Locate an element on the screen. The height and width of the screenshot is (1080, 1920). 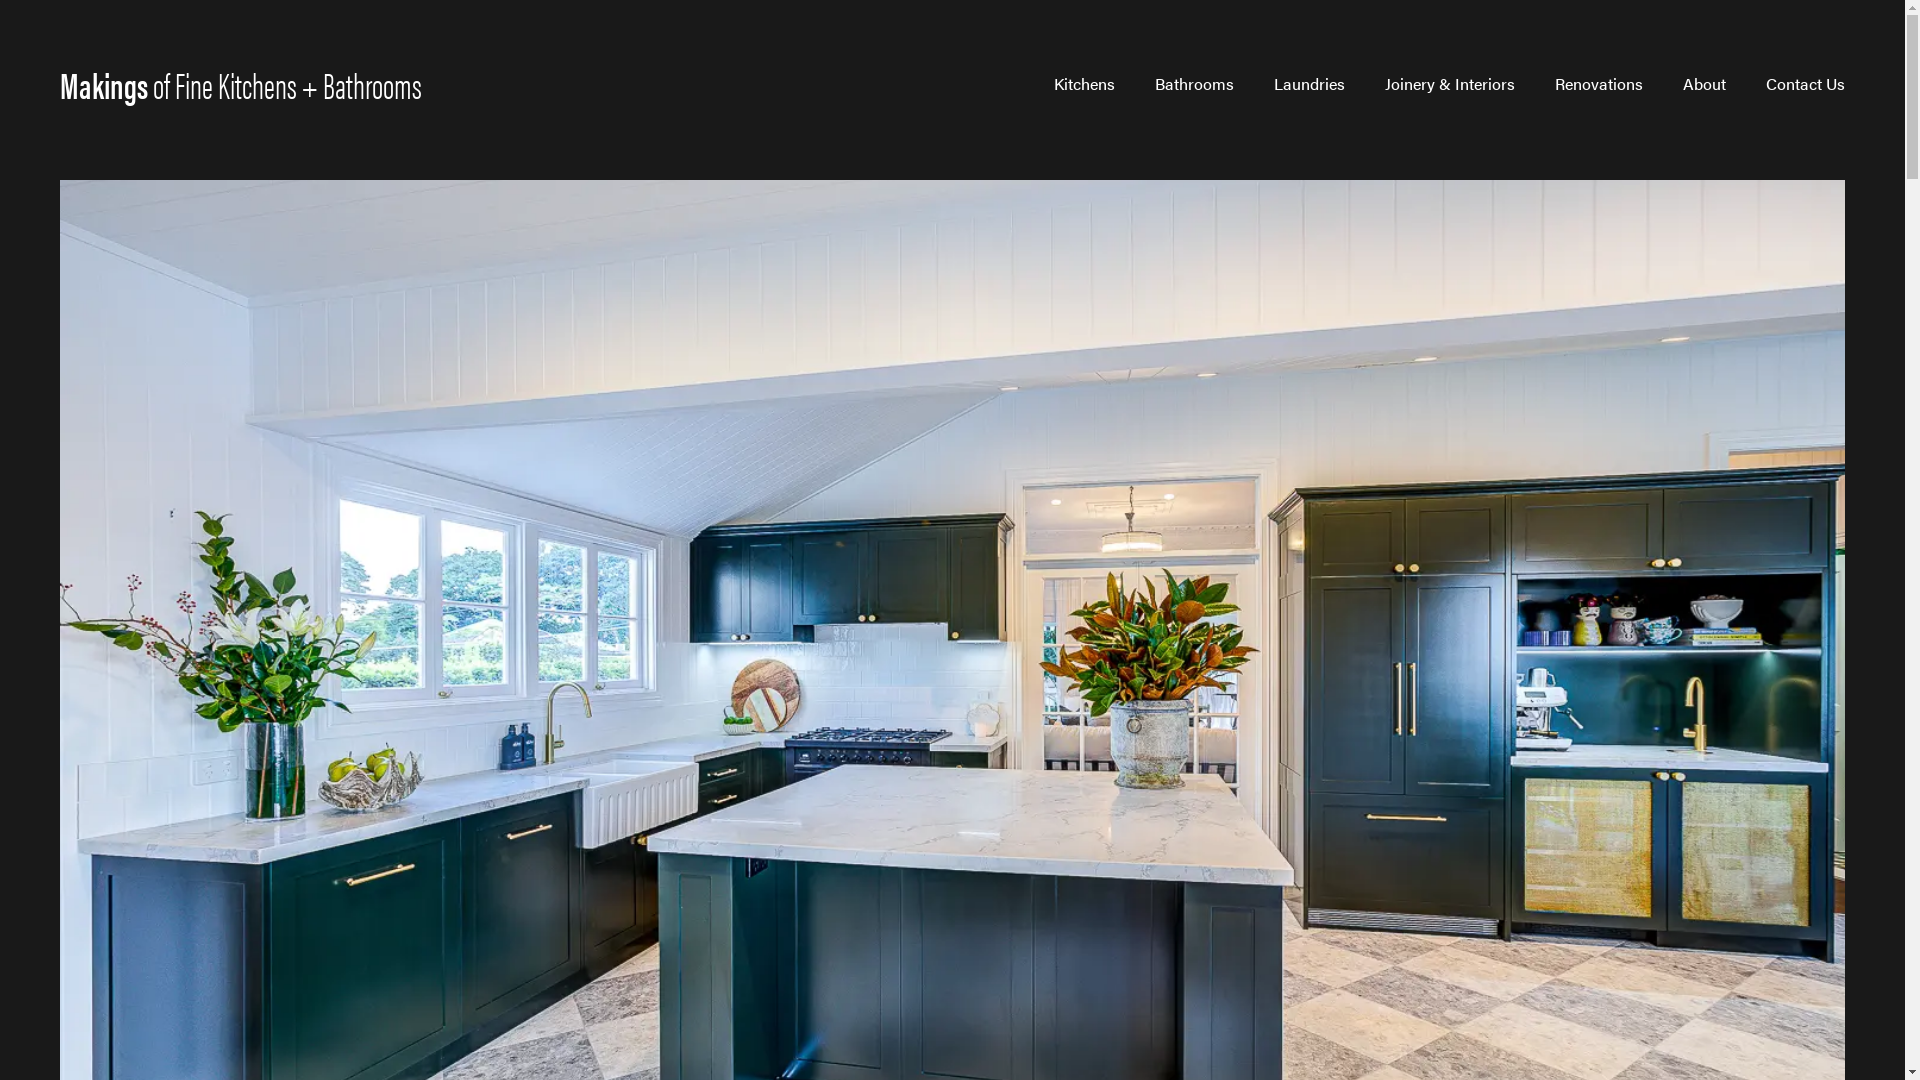
'Bathrooms' is located at coordinates (1194, 83).